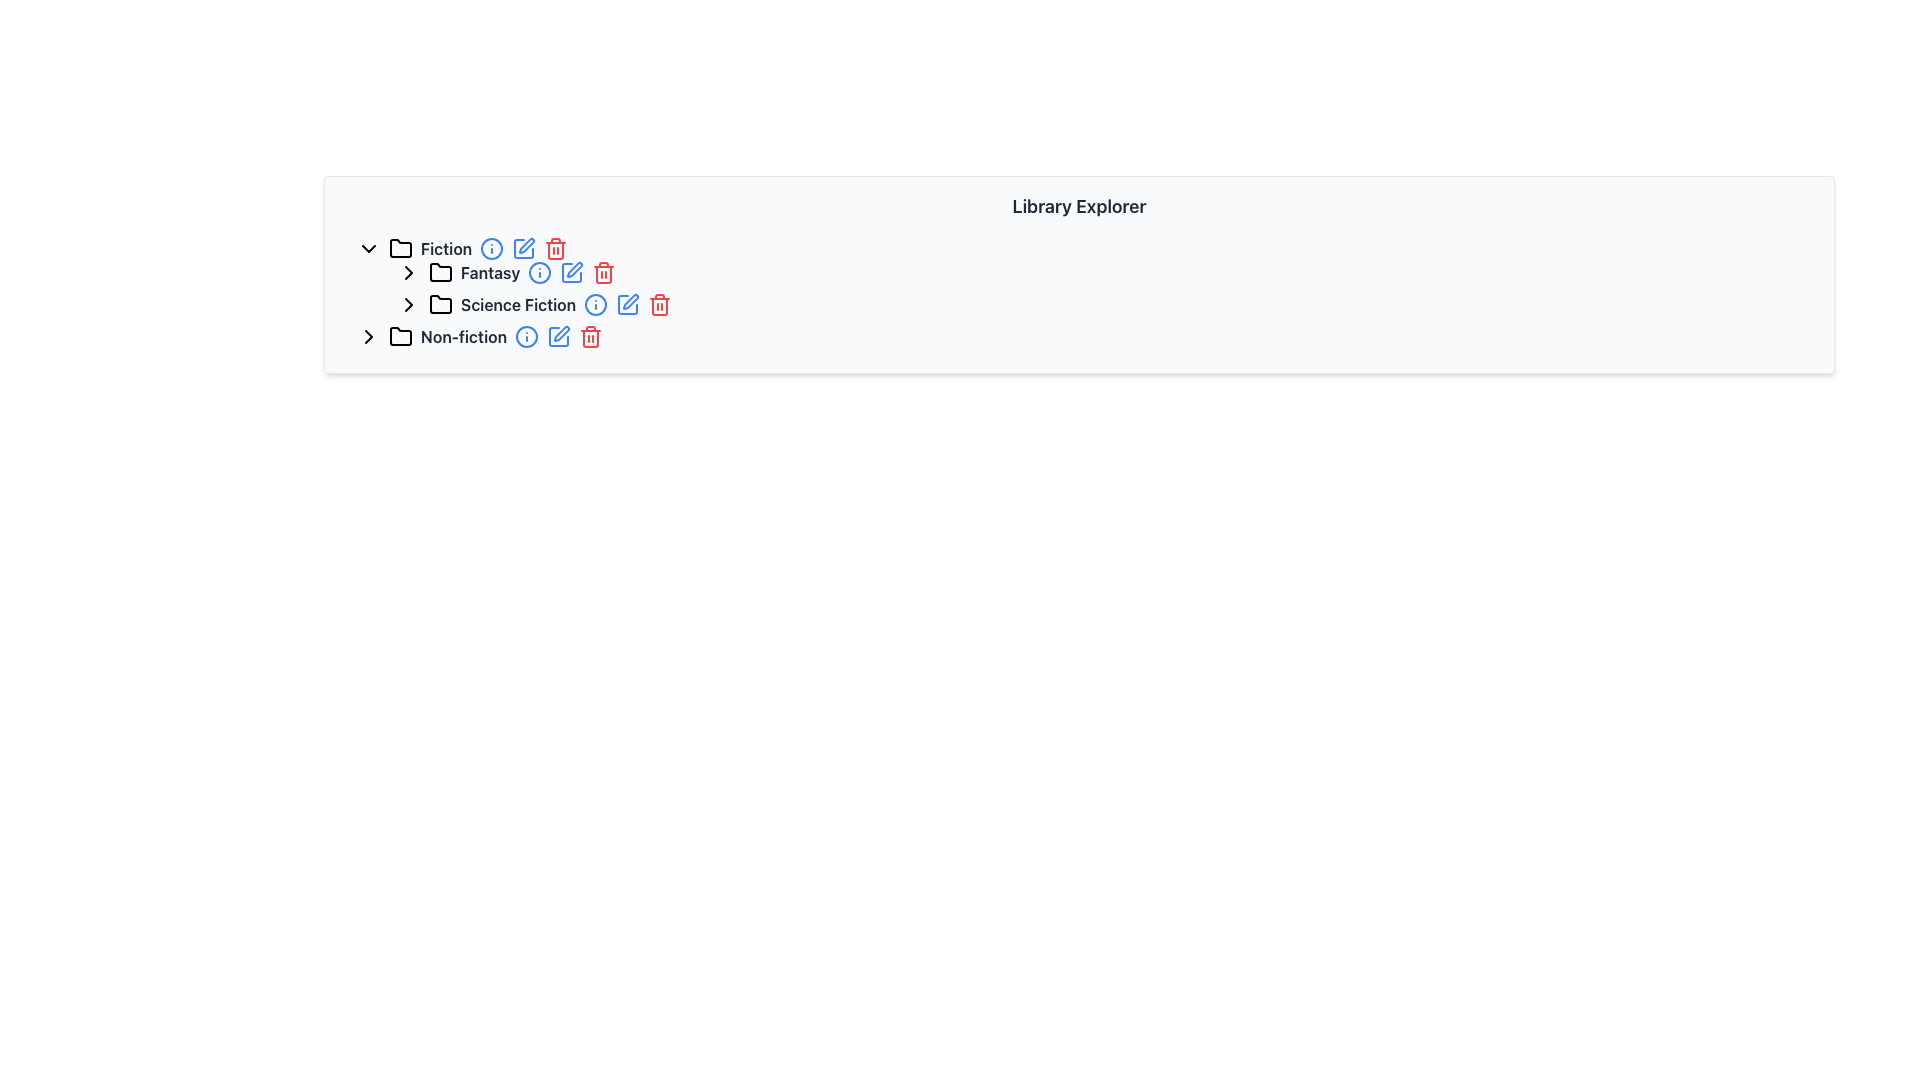  What do you see at coordinates (369, 335) in the screenshot?
I see `the directional indicator icon located to the left of the 'Non-fiction' folder icon` at bounding box center [369, 335].